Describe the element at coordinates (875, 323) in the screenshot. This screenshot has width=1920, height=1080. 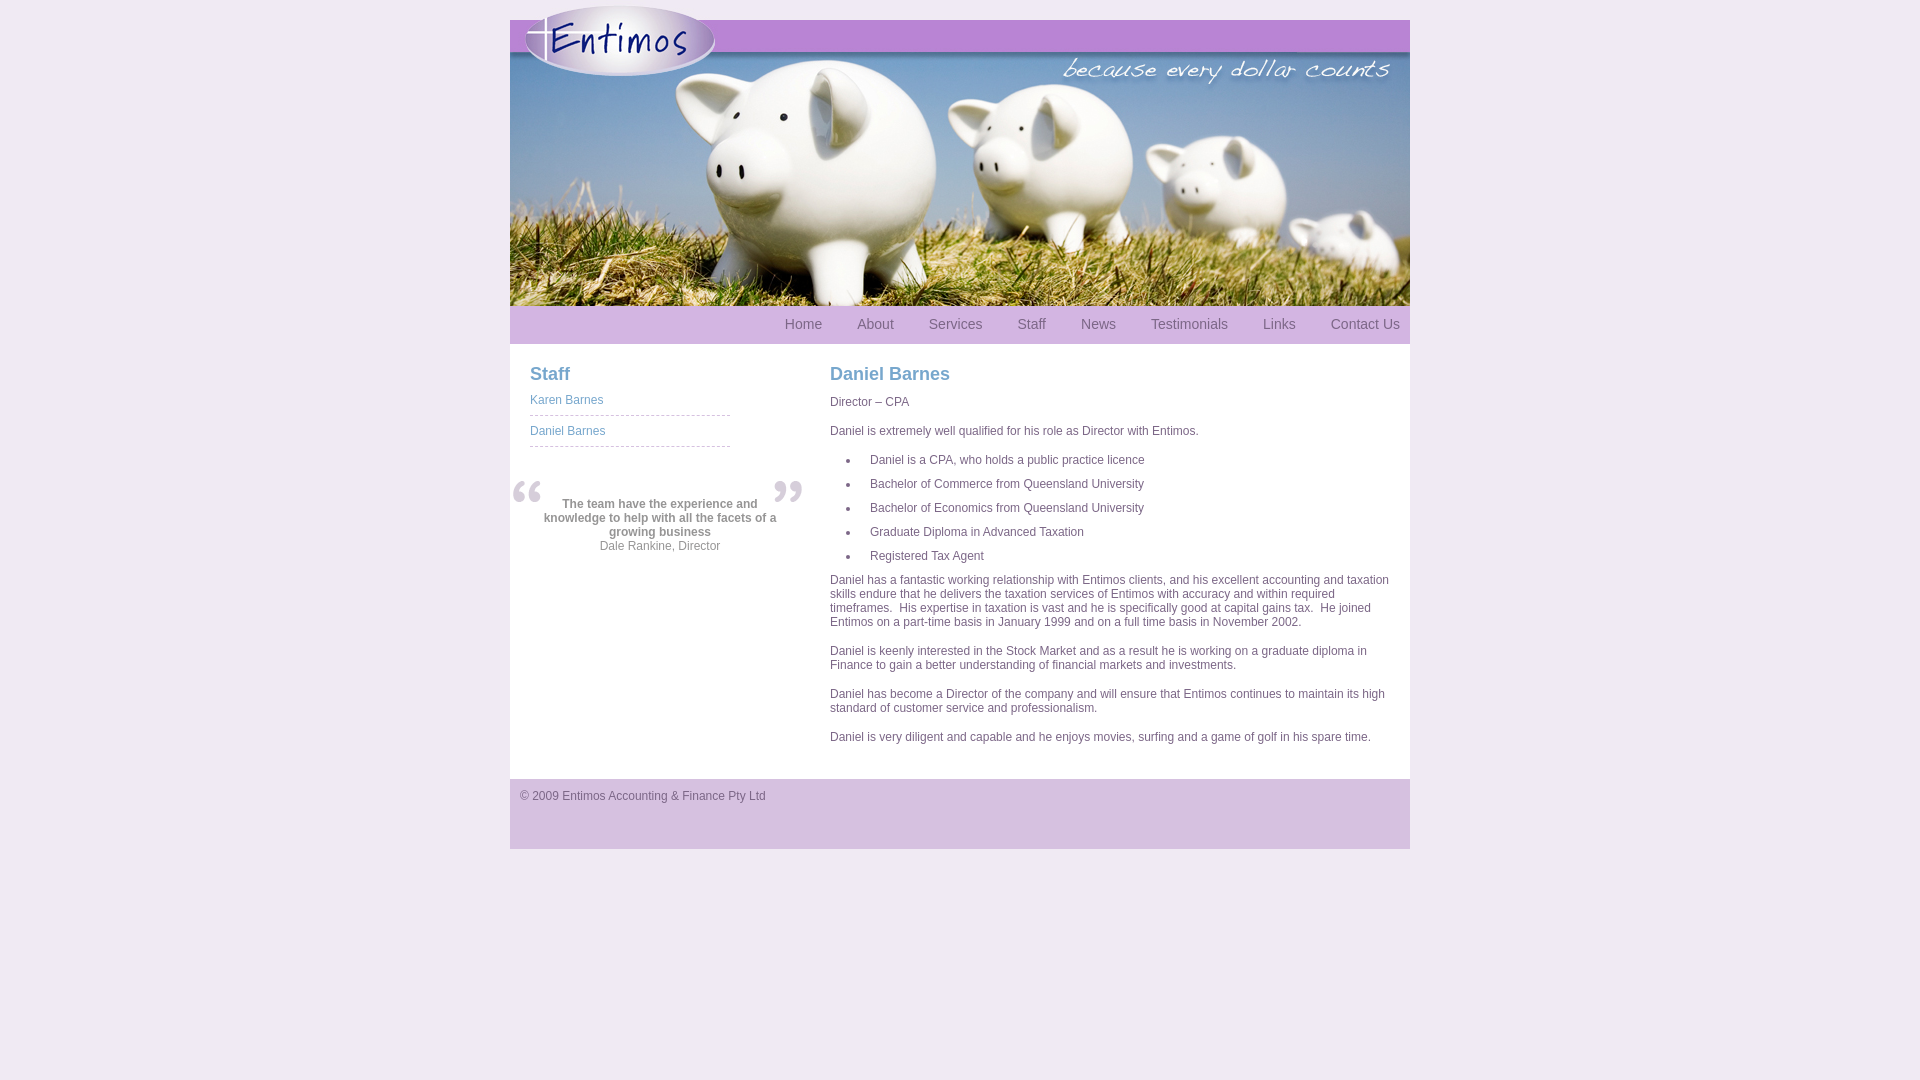
I see `'About'` at that location.